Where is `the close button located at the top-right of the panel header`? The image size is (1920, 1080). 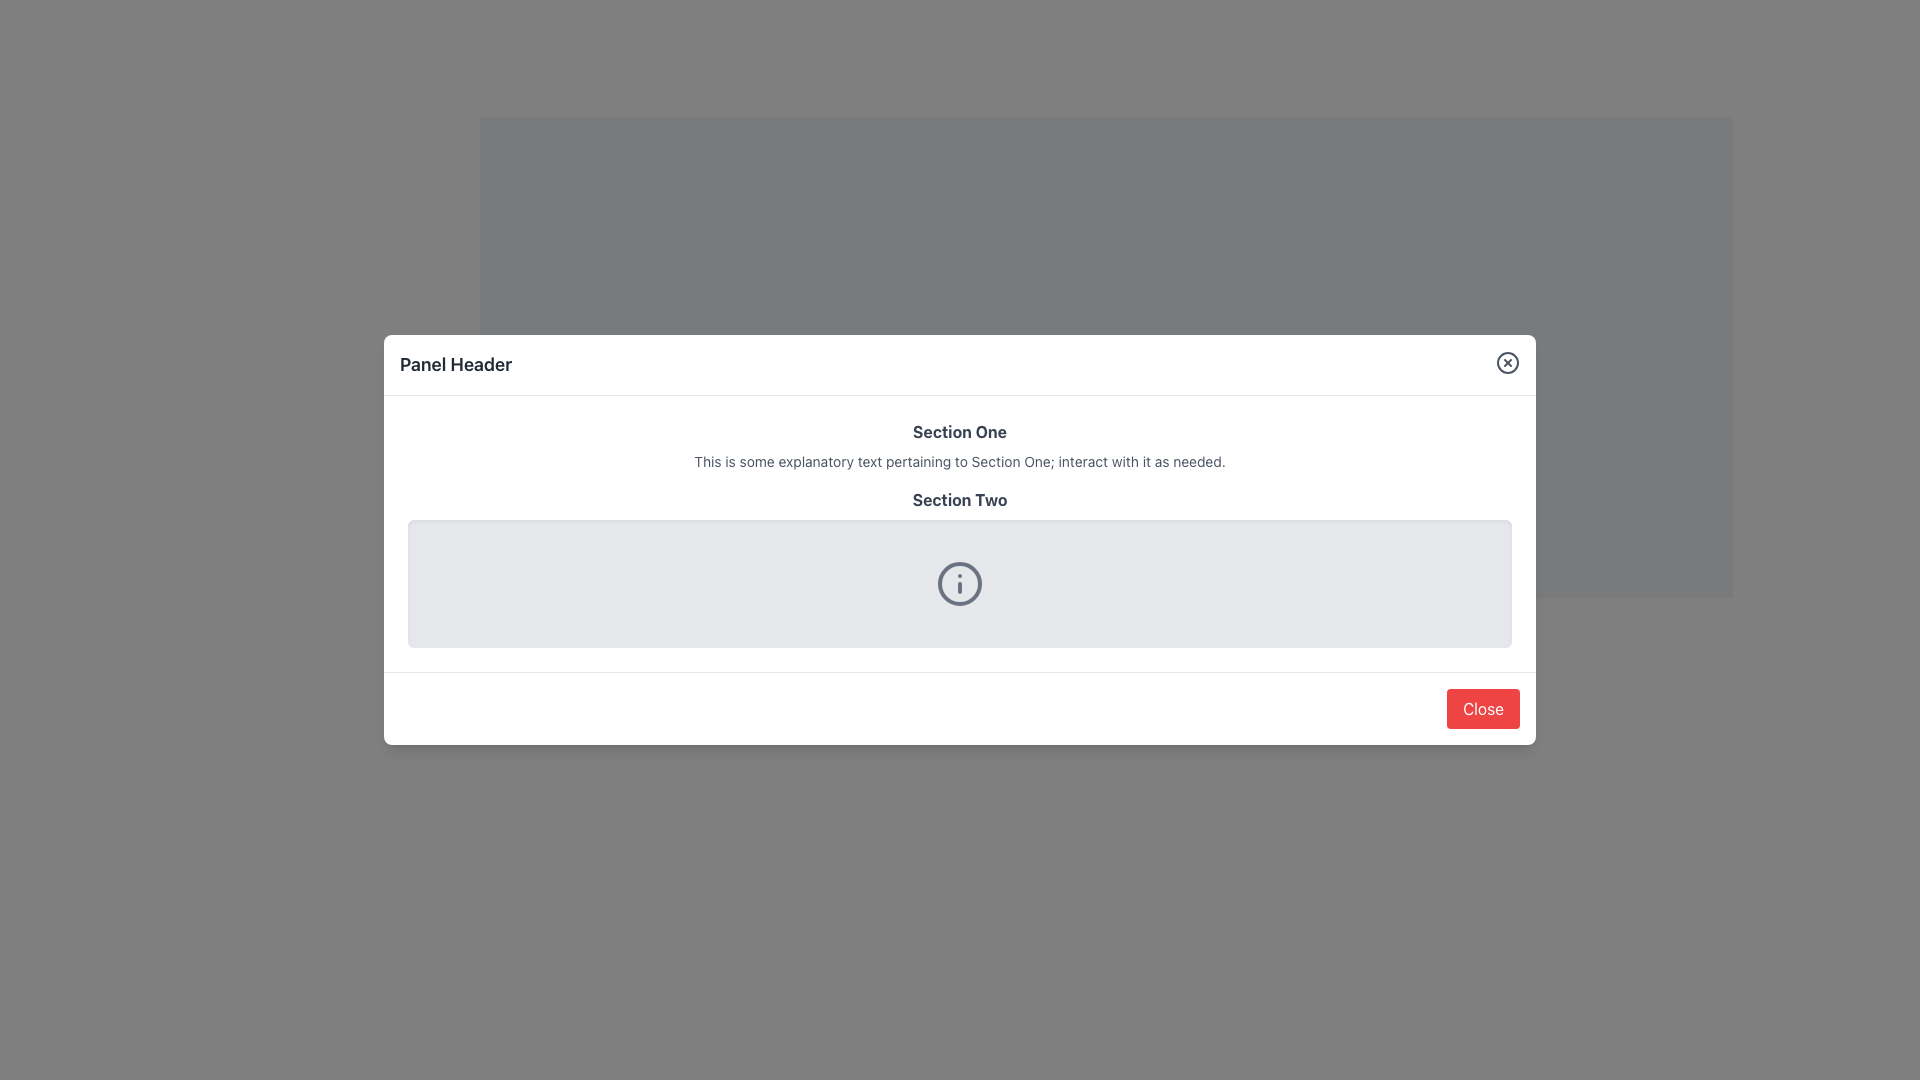
the close button located at the top-right of the panel header is located at coordinates (1507, 362).